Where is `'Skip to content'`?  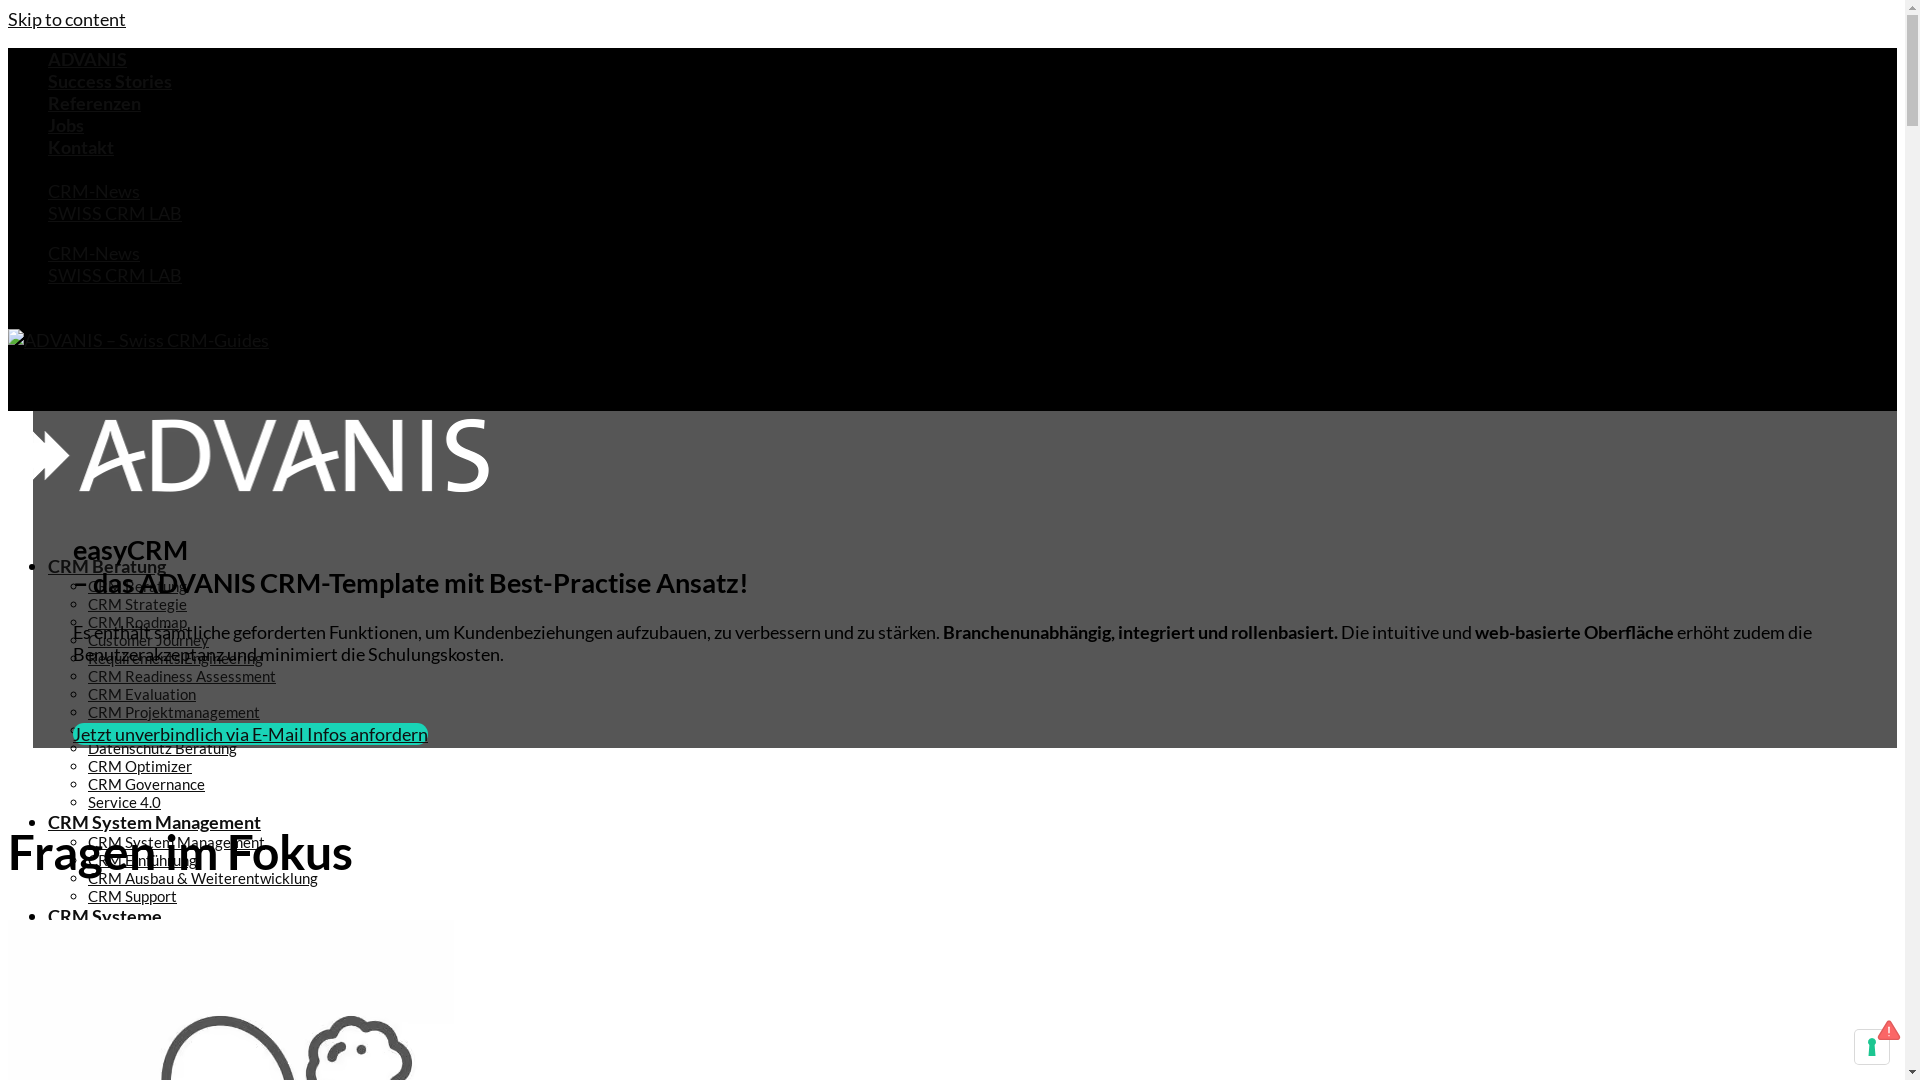 'Skip to content' is located at coordinates (67, 19).